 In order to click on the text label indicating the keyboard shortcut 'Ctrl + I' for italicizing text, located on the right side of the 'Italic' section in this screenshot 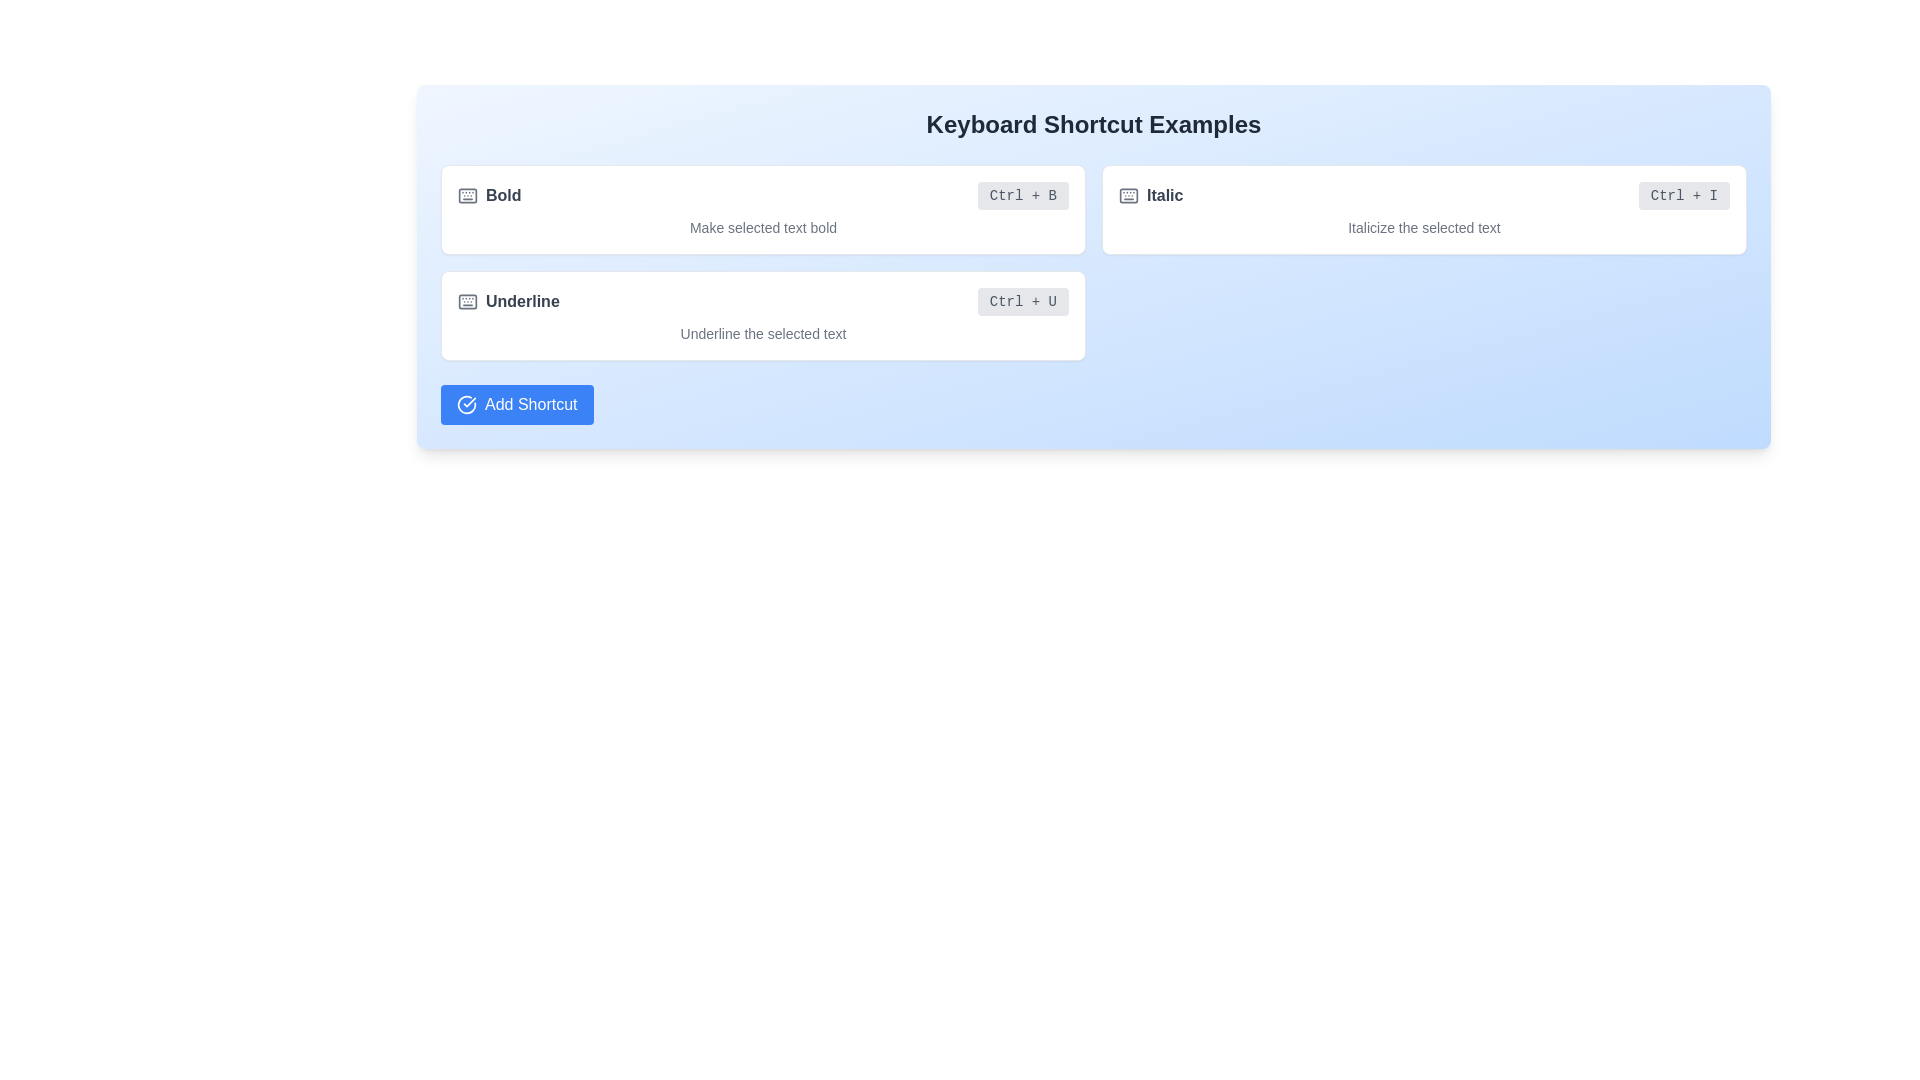, I will do `click(1683, 196)`.